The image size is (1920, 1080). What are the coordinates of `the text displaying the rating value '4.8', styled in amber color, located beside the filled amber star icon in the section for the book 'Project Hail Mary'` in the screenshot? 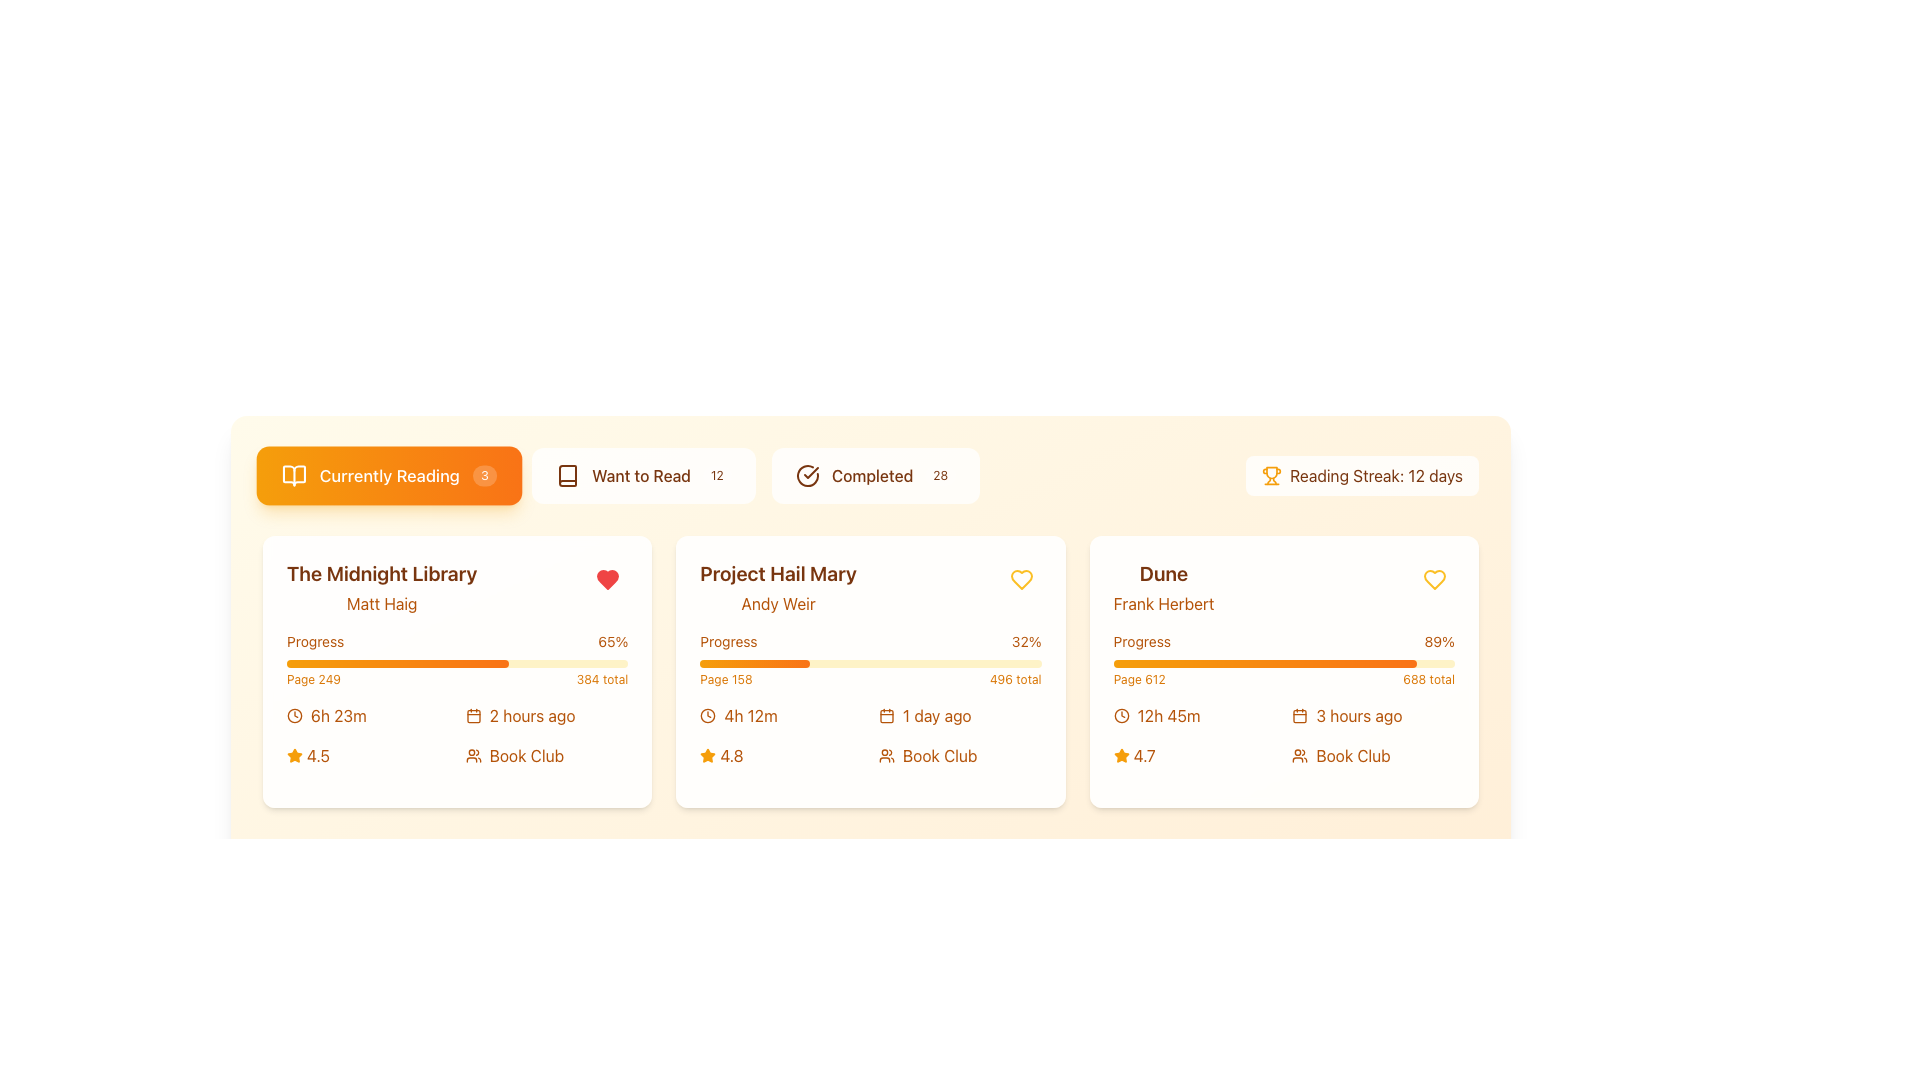 It's located at (730, 756).